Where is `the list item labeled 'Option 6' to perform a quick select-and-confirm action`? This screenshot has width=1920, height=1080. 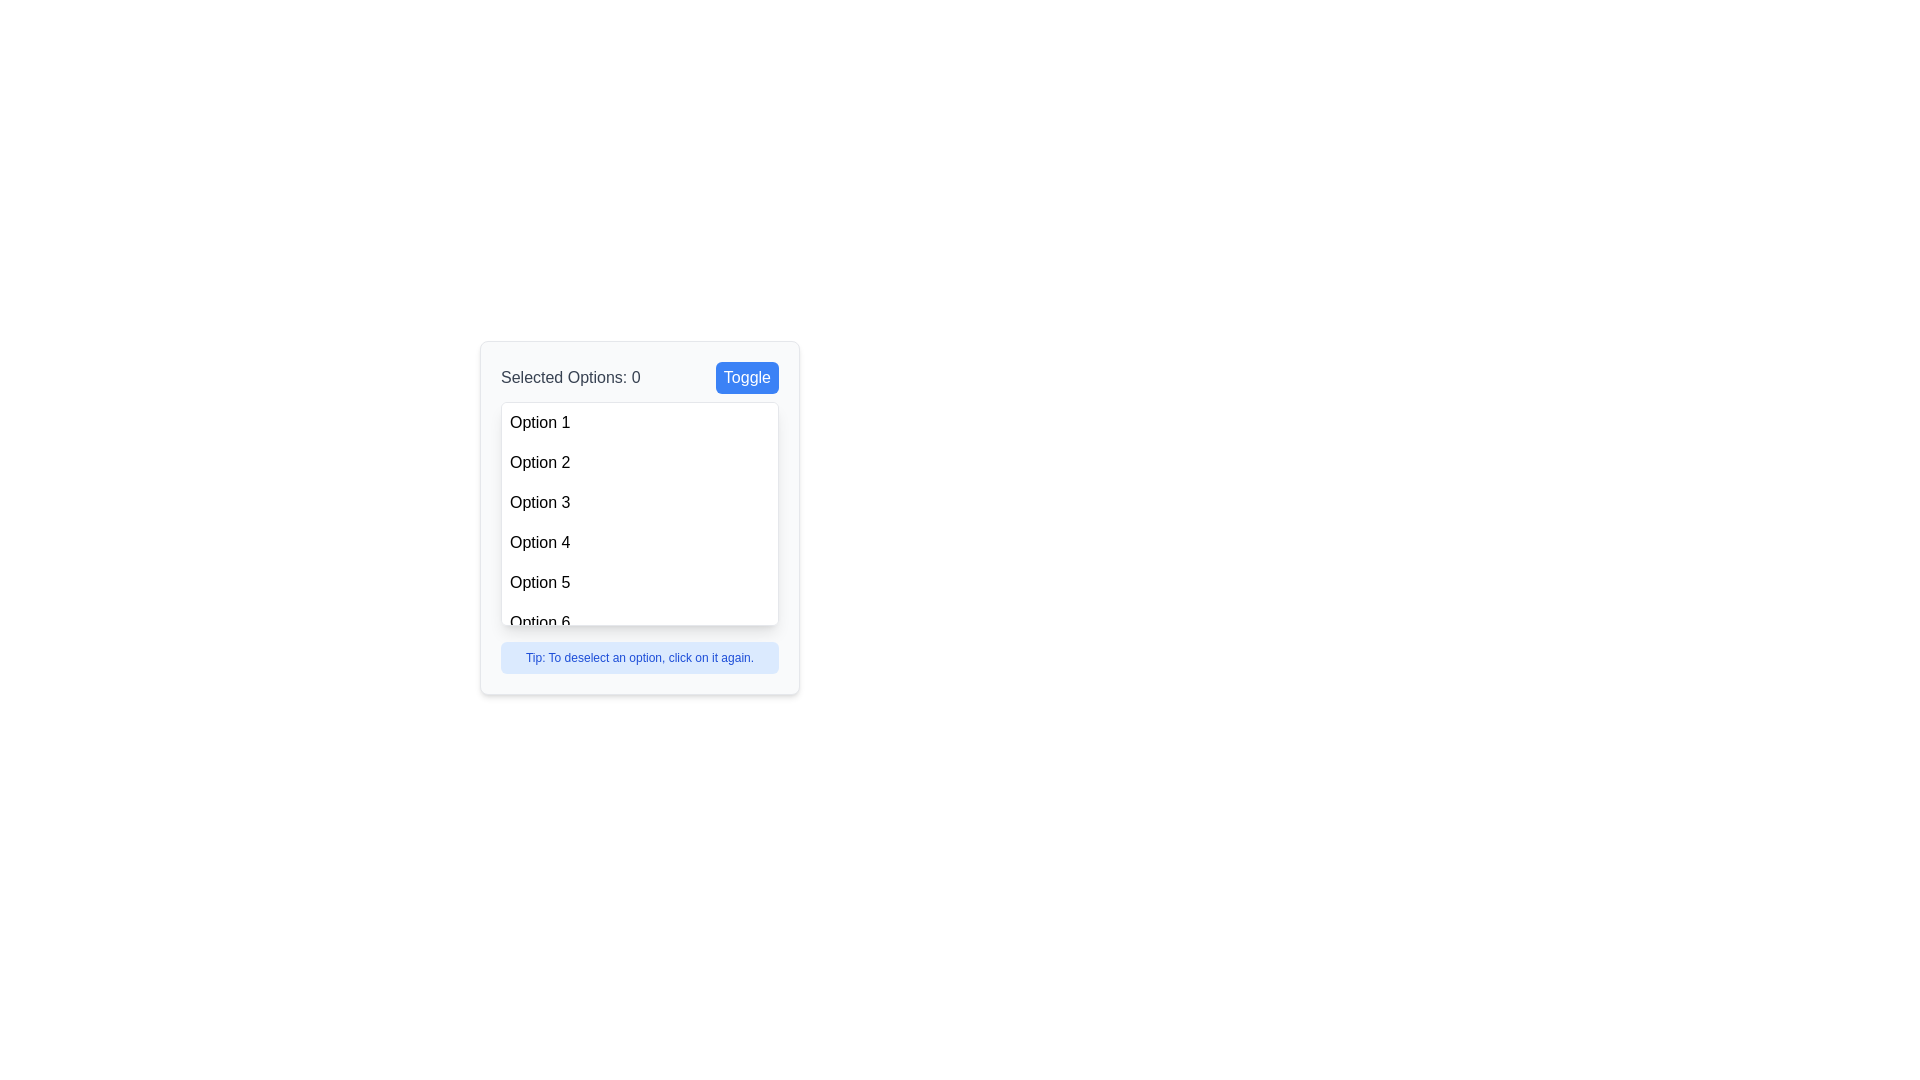 the list item labeled 'Option 6' to perform a quick select-and-confirm action is located at coordinates (638, 622).